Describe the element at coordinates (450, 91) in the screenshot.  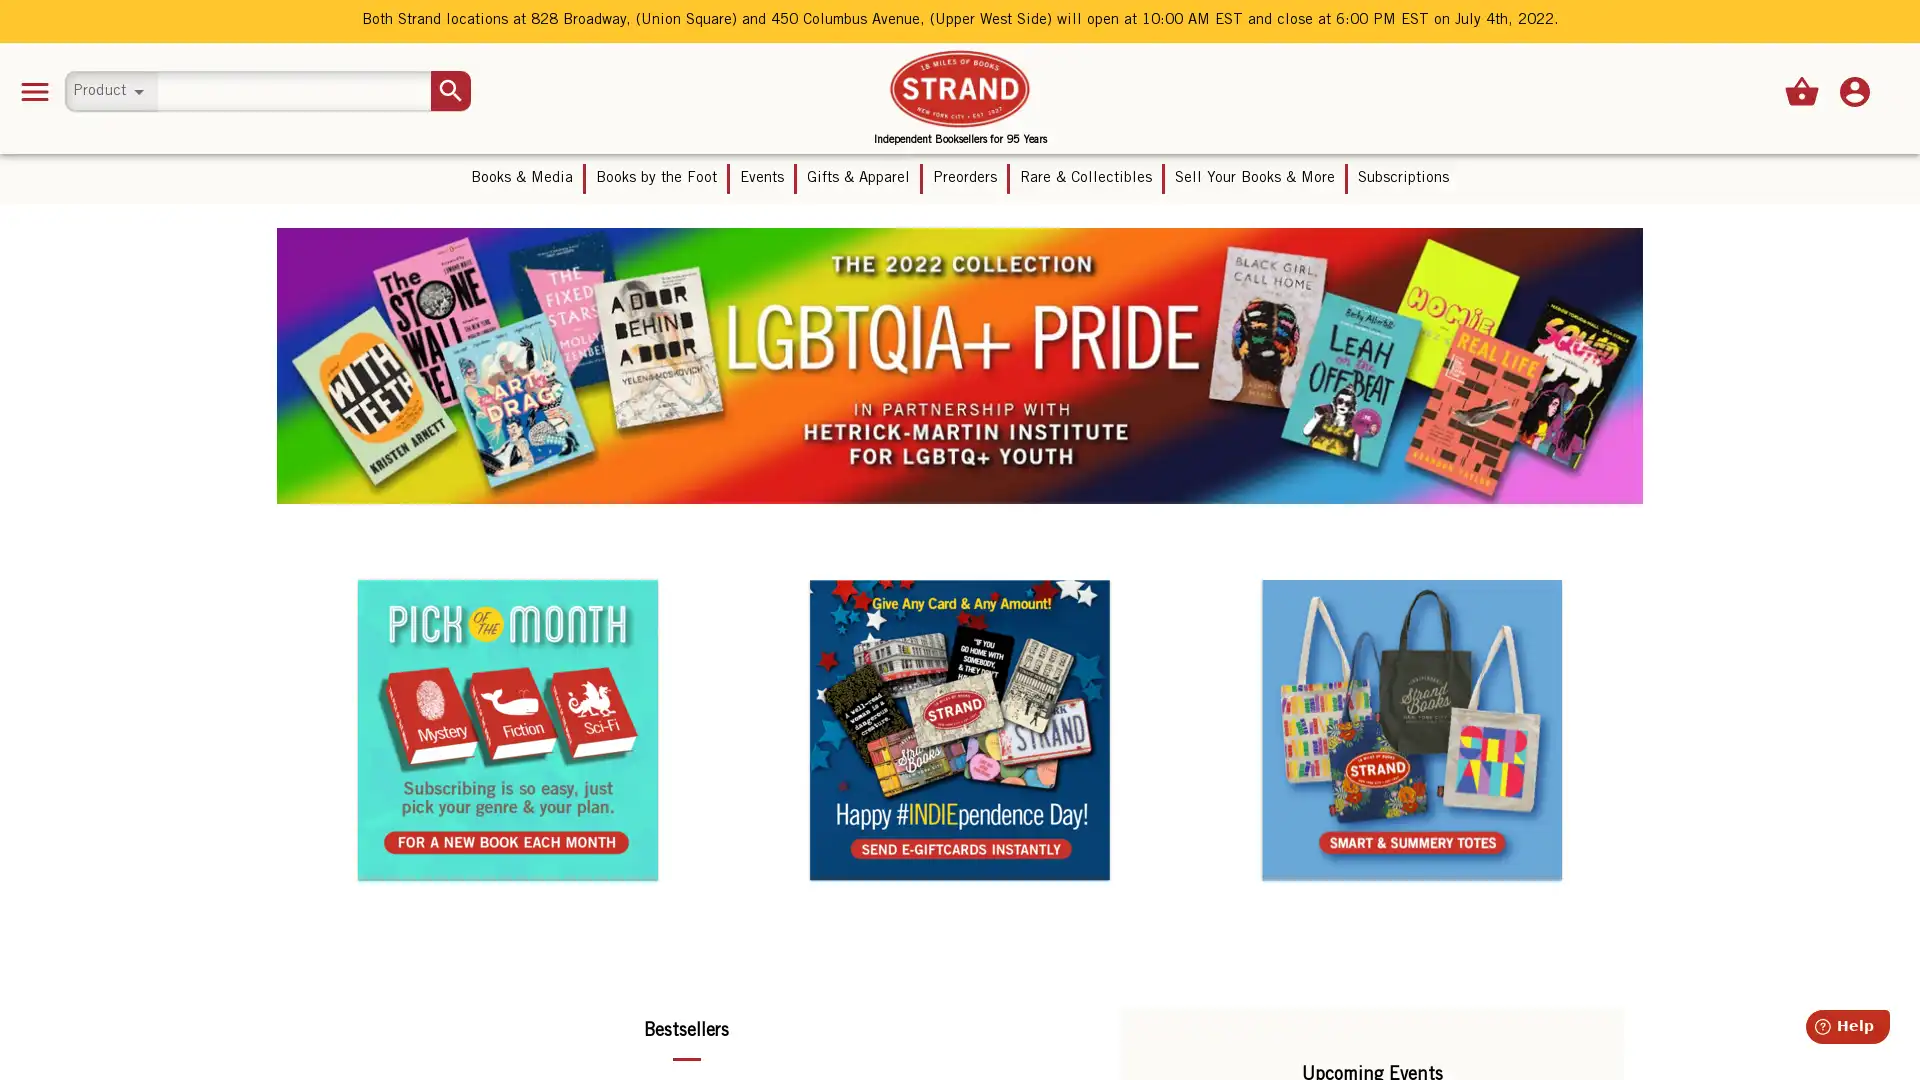
I see `Search` at that location.